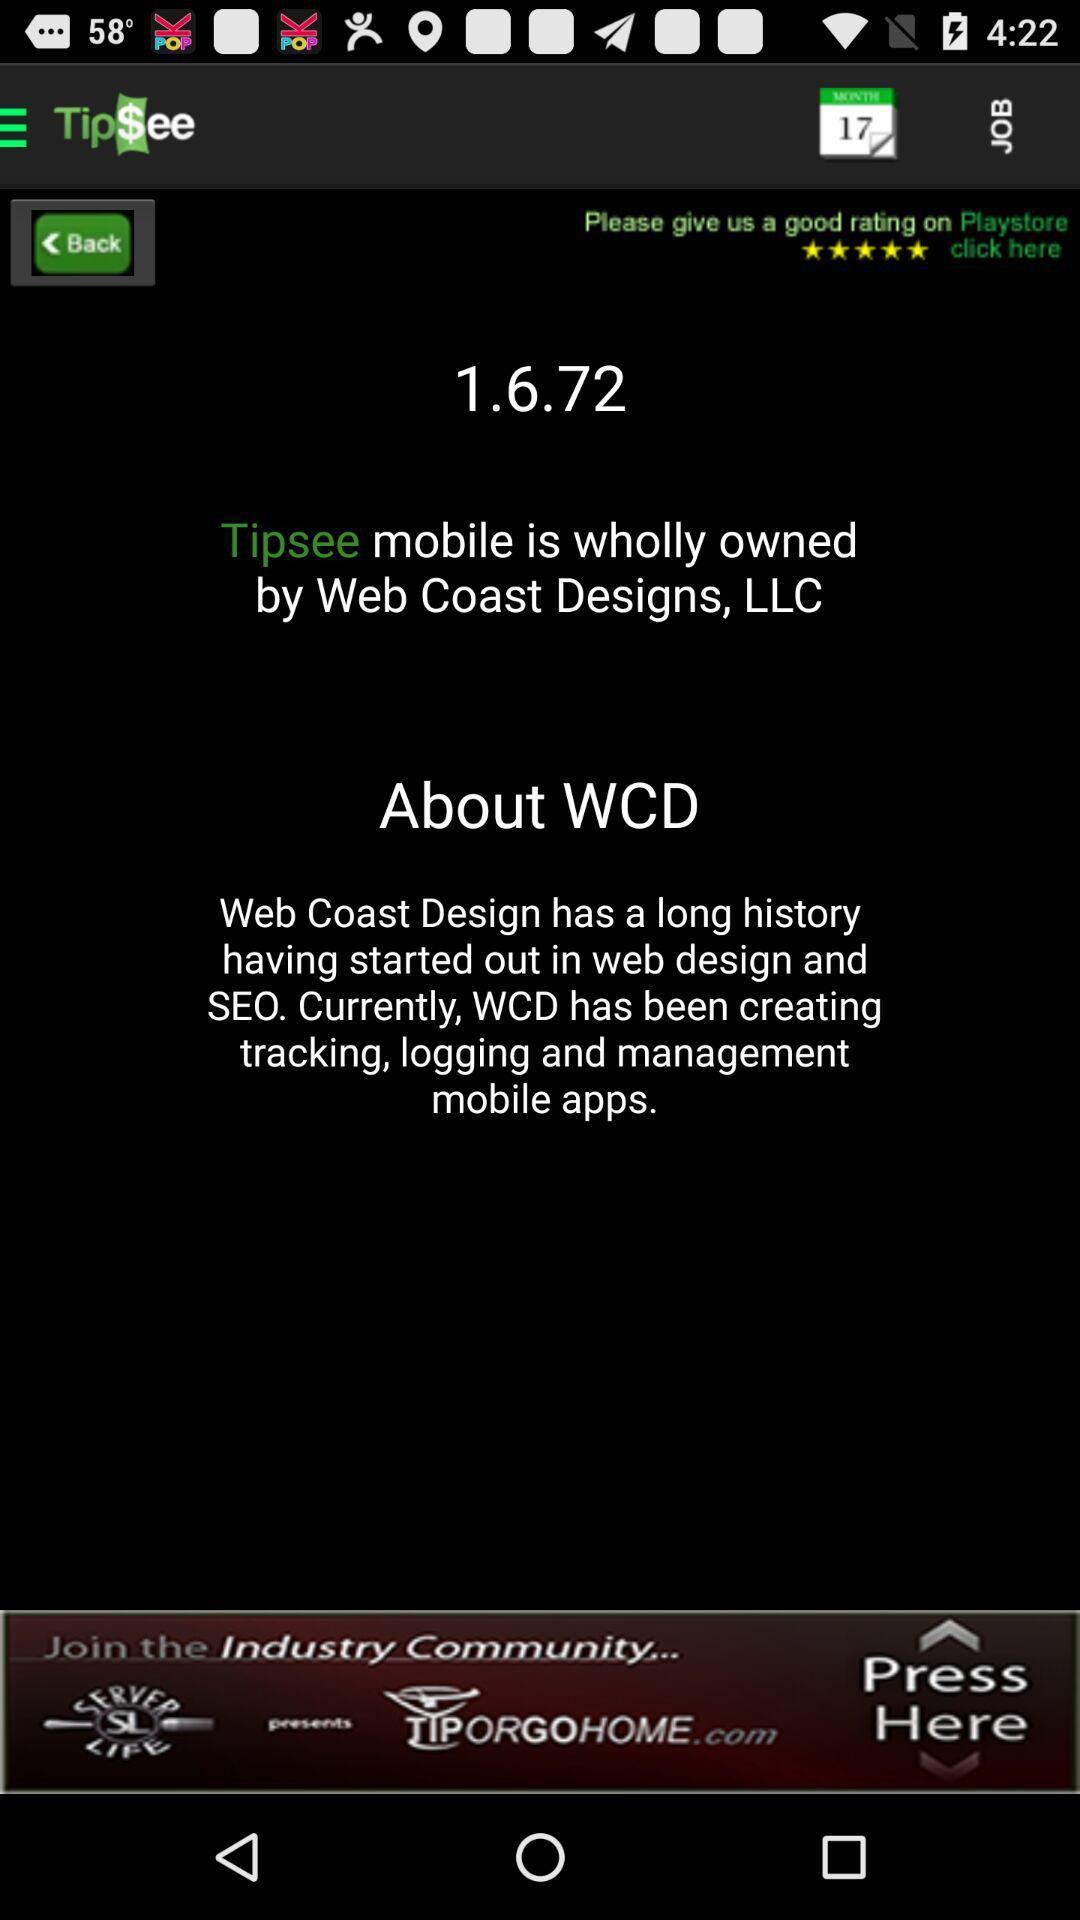 The image size is (1080, 1920). What do you see at coordinates (813, 236) in the screenshot?
I see `rate app` at bounding box center [813, 236].